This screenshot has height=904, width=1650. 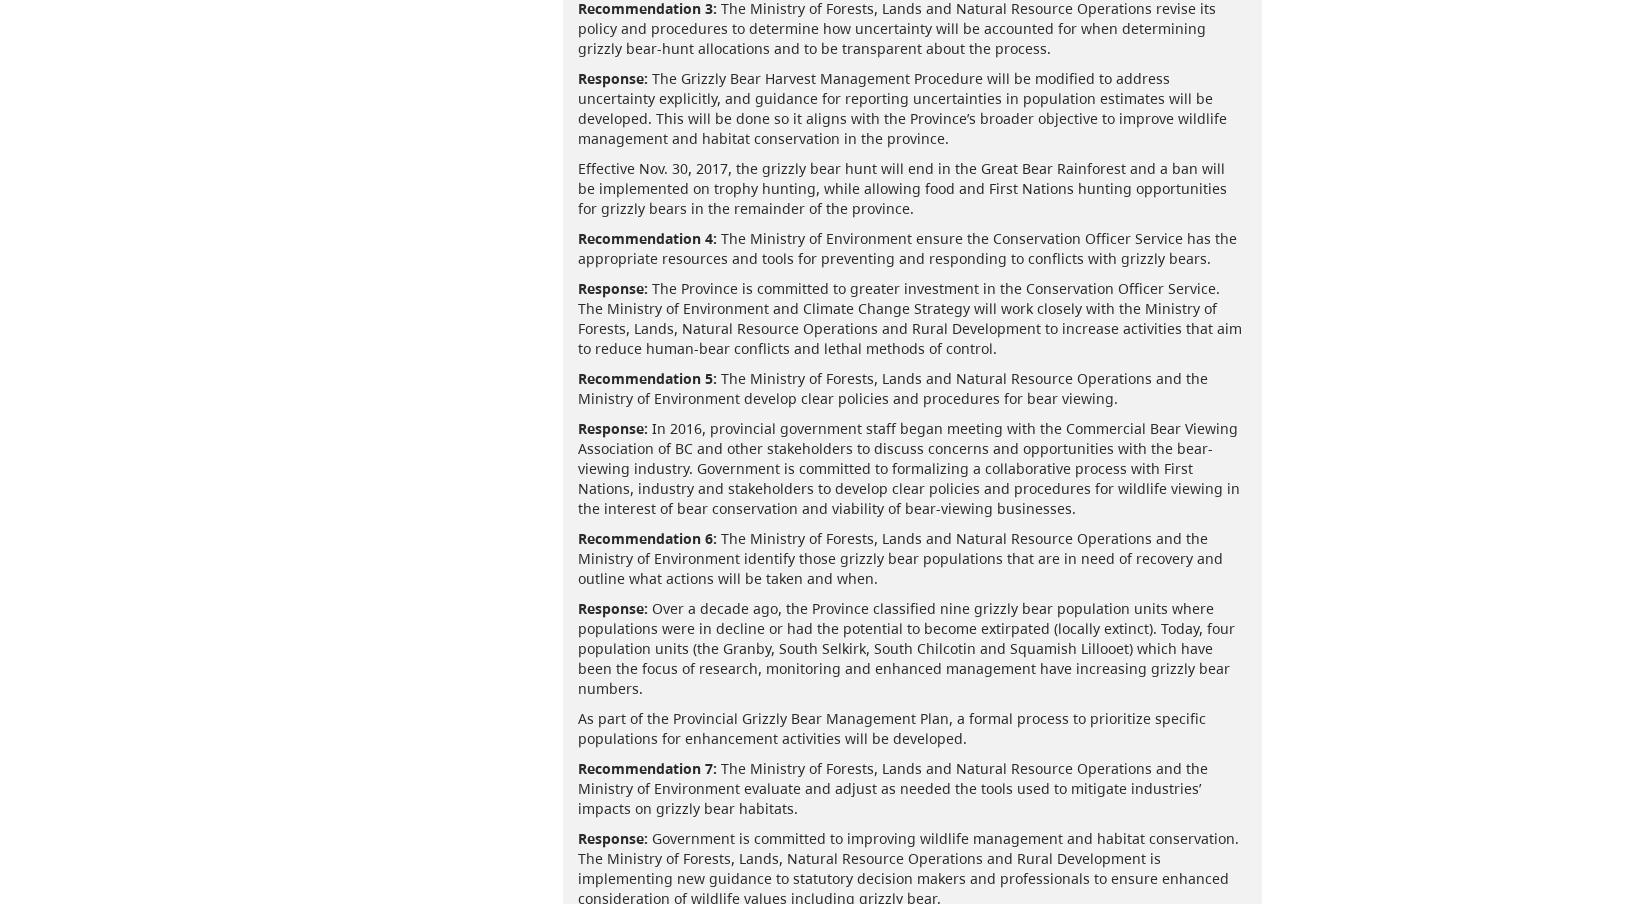 What do you see at coordinates (576, 466) in the screenshot?
I see `'In 2016, provincial government staff began meeting with the Commercial Bear Viewing Association of BC and other stakeholders to discuss concerns and opportunities with the bear-viewing industry. Government is committed to formalizing a collaborative process with First Nations, industry and stakeholders to develop clear policies and procedures for wildlife viewing in the interest of bear conservation and viability of bear-viewing businesses.'` at bounding box center [576, 466].